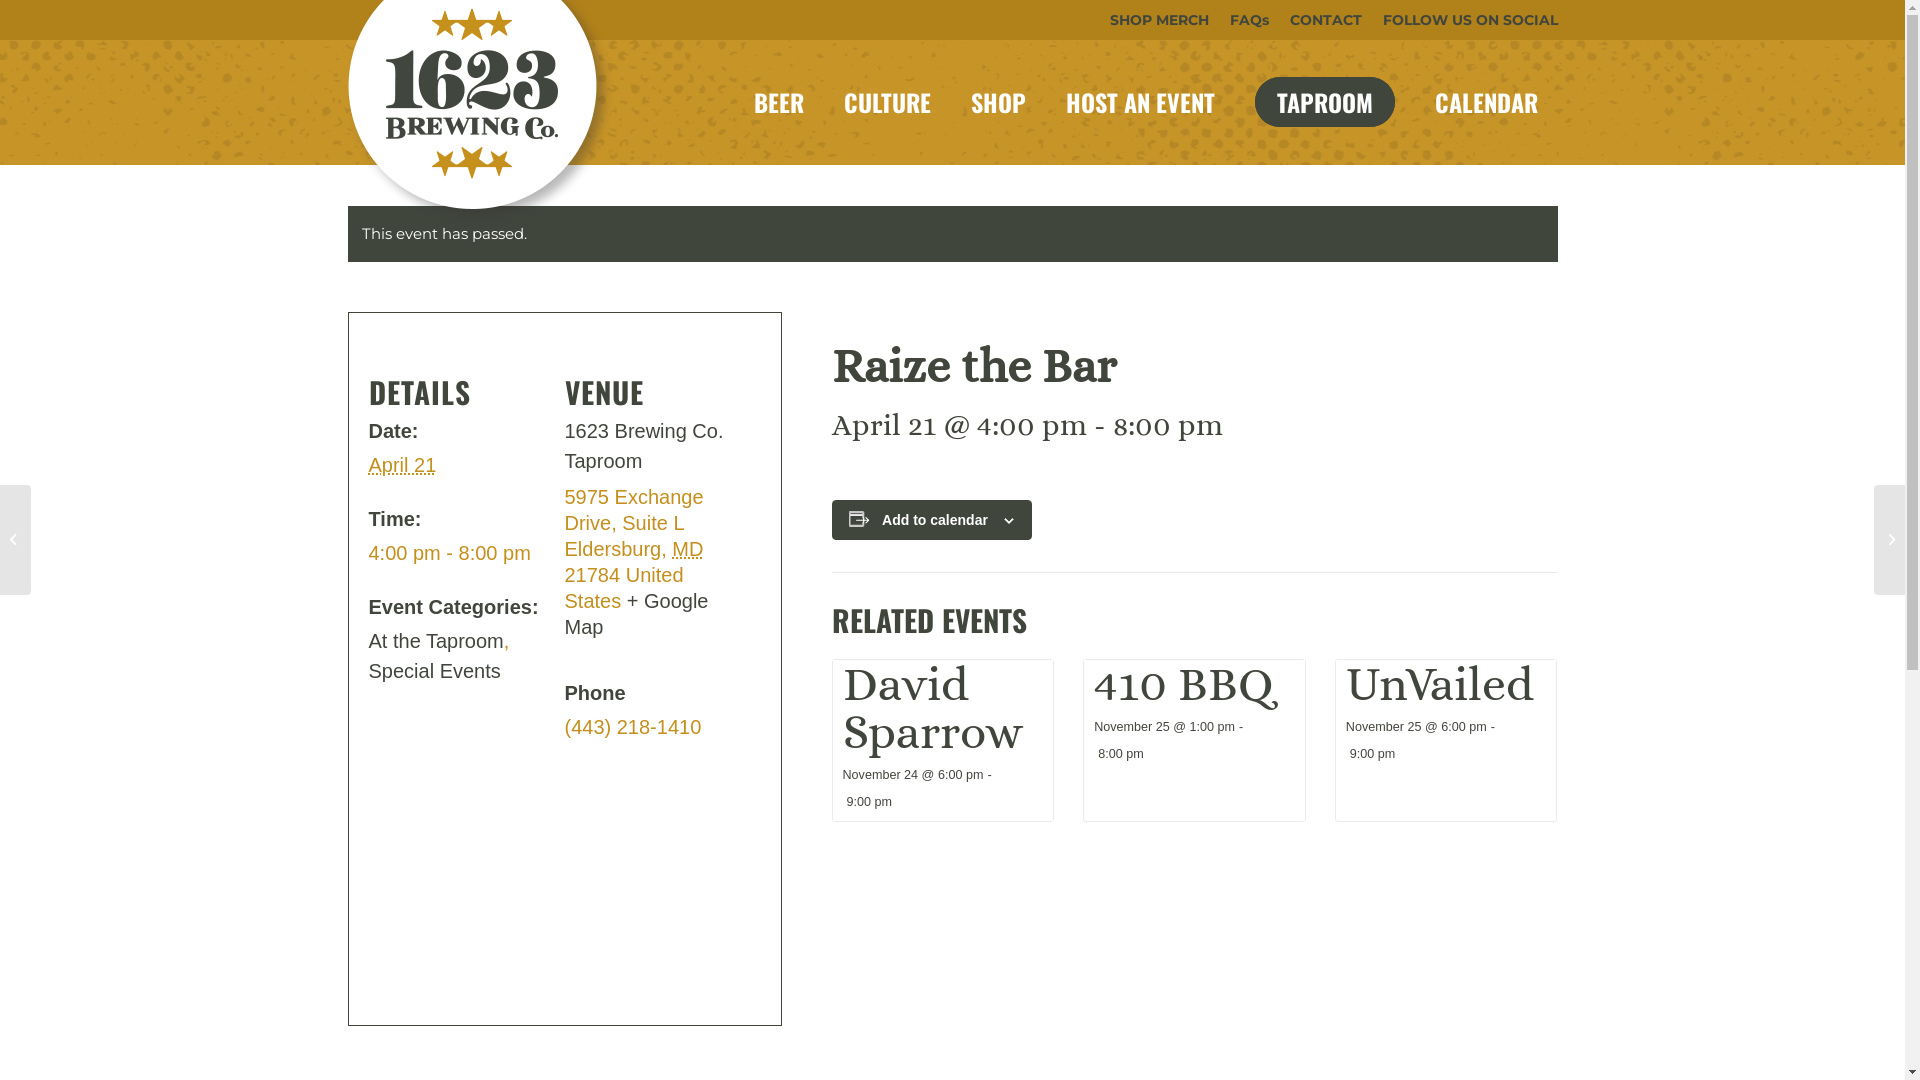  Describe the element at coordinates (1440, 682) in the screenshot. I see `'UnVailed'` at that location.